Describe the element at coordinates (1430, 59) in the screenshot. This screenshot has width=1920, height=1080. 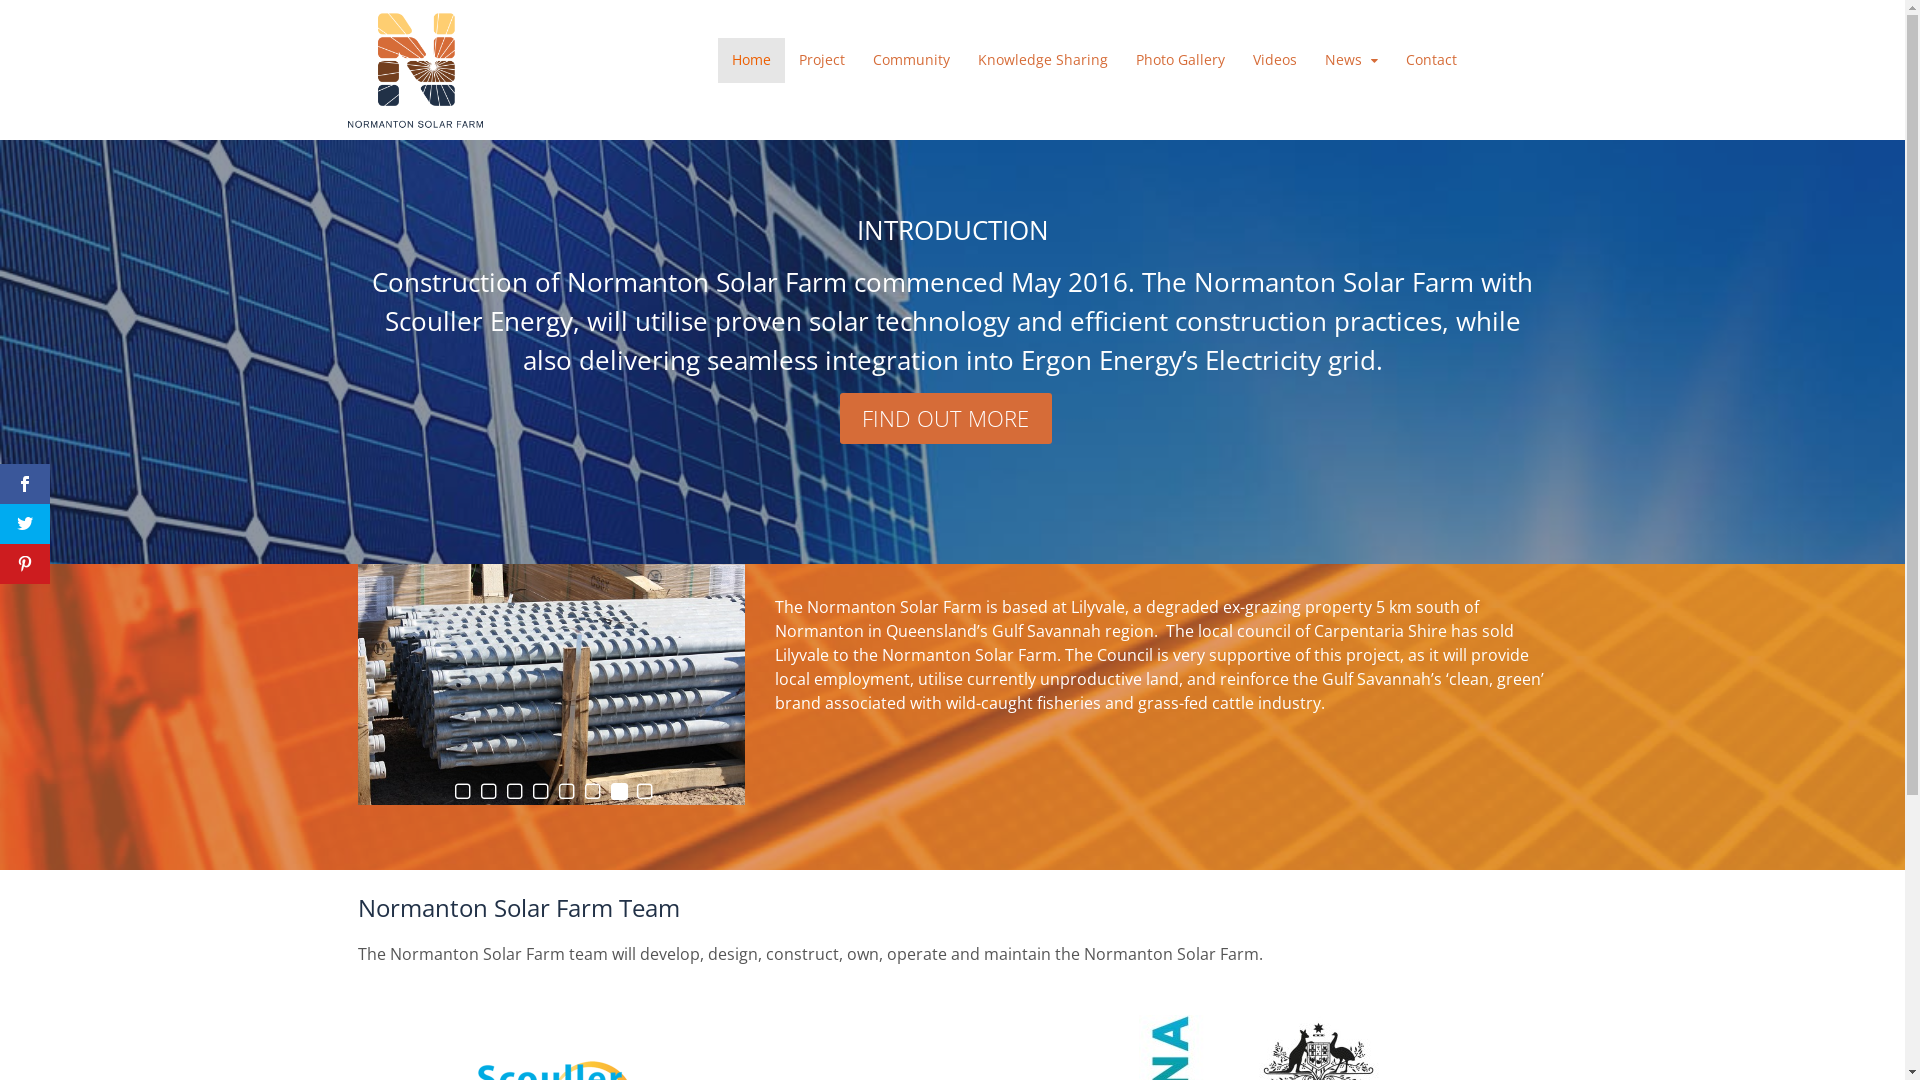
I see `'Contact'` at that location.